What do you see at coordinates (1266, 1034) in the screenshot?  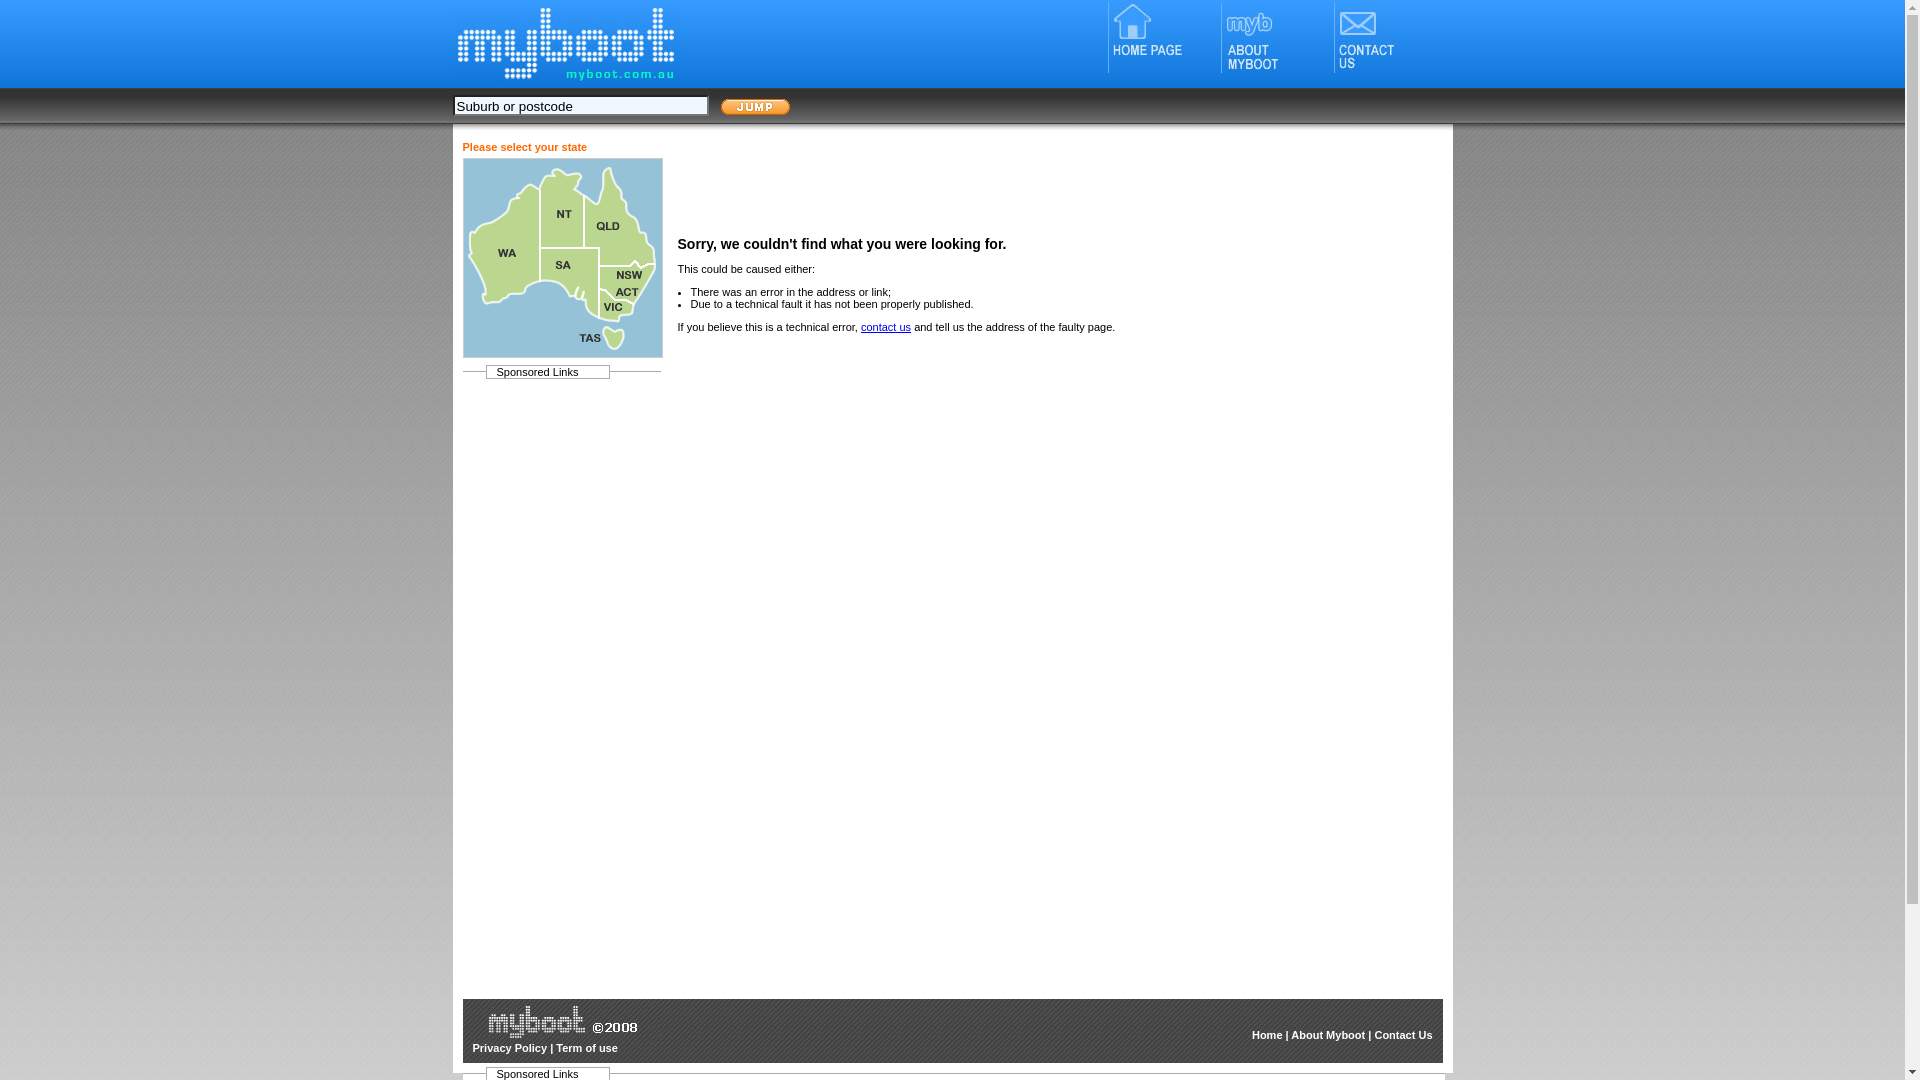 I see `'Home'` at bounding box center [1266, 1034].